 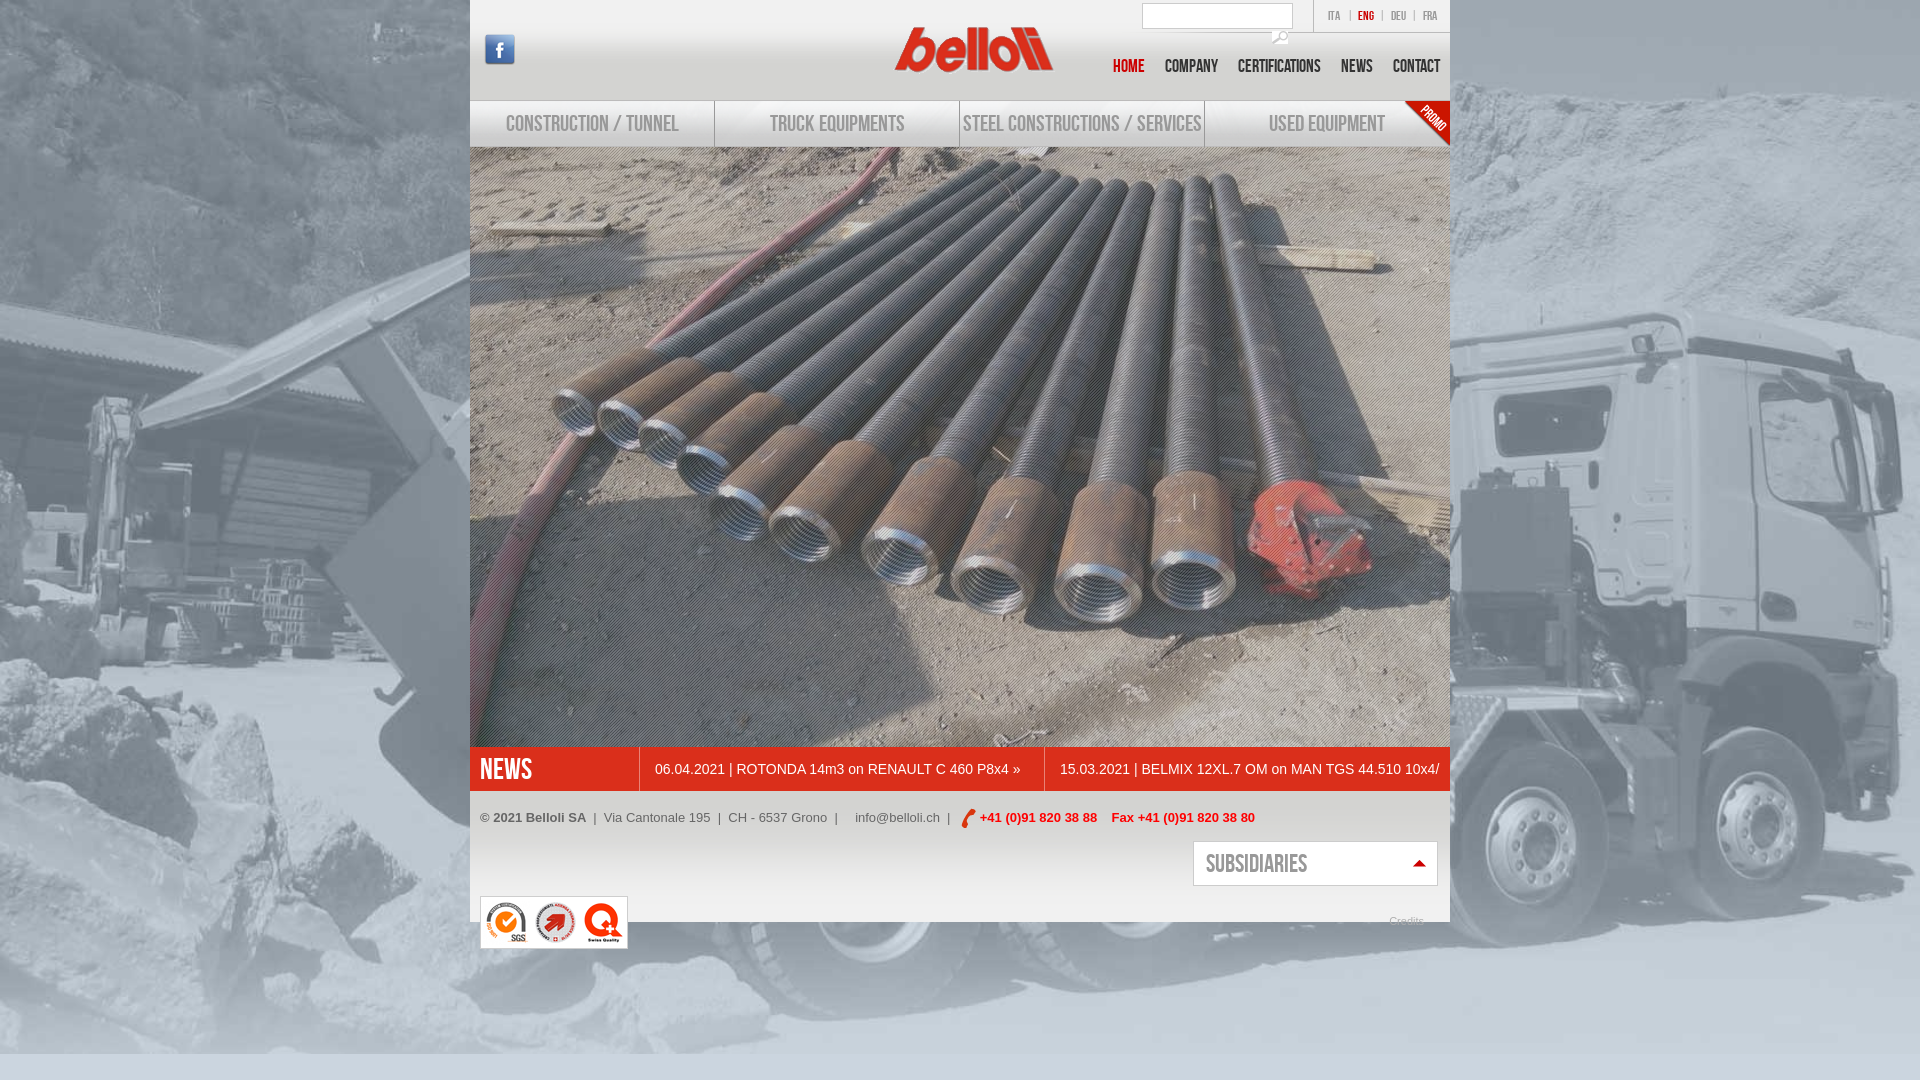 I want to click on 'ENG', so click(x=1365, y=15).